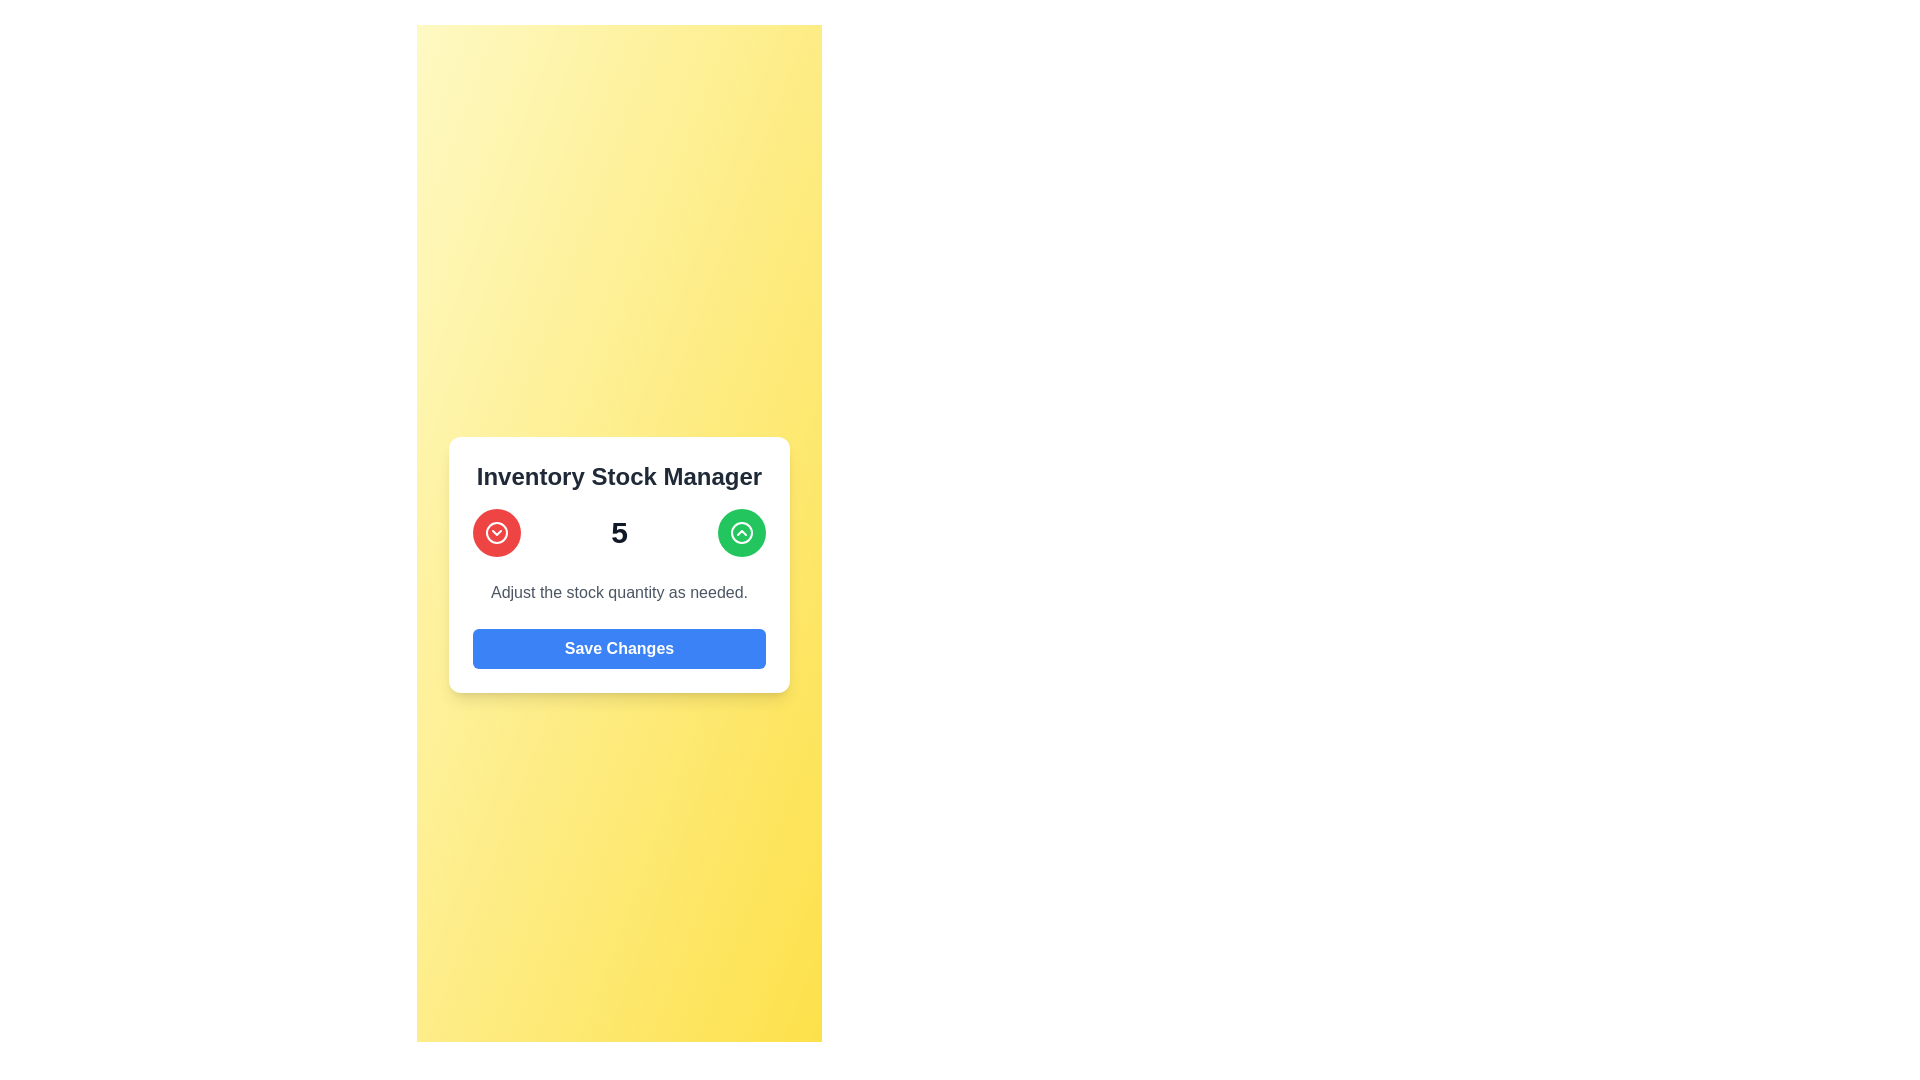 The height and width of the screenshot is (1080, 1920). What do you see at coordinates (497, 531) in the screenshot?
I see `the circular button with a red background and white chevron-down icon for accessibility purposes` at bounding box center [497, 531].